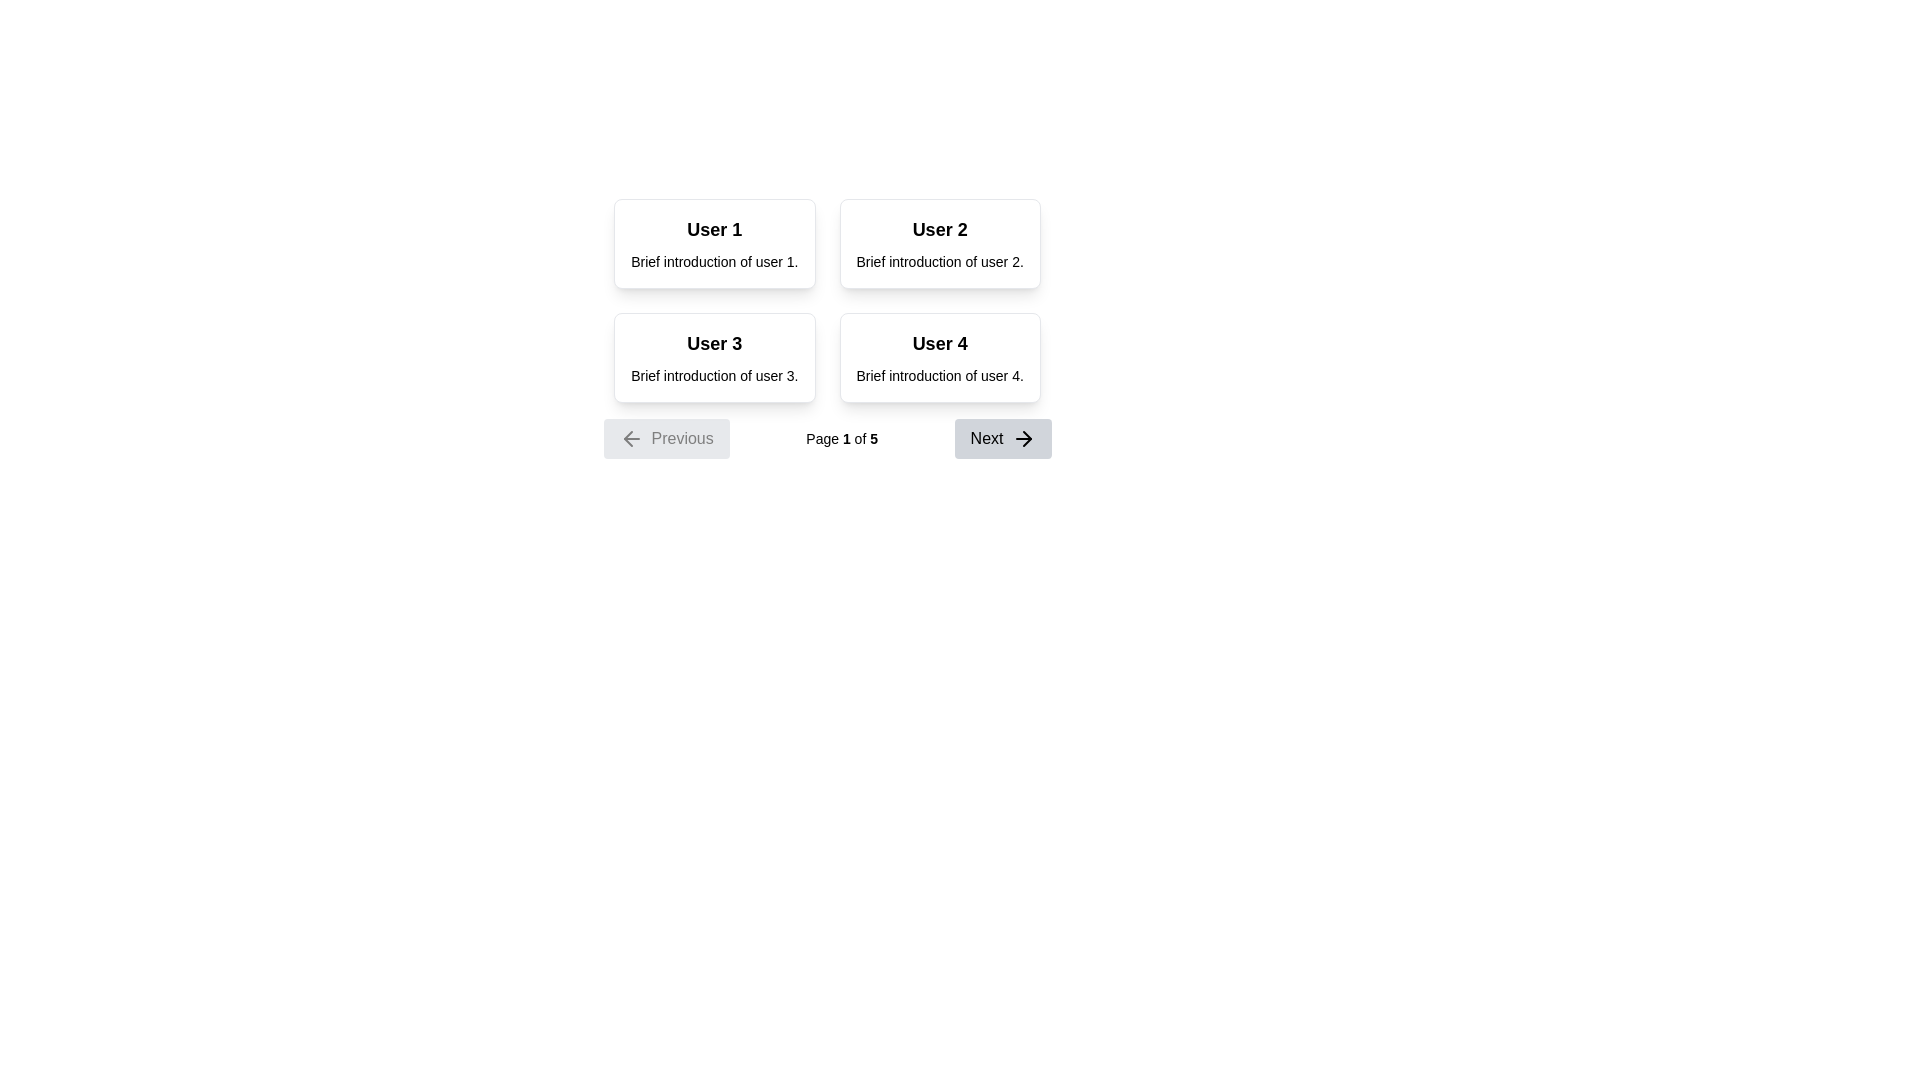 This screenshot has height=1080, width=1920. Describe the element at coordinates (1023, 438) in the screenshot. I see `the right-pointing arrow icon that is part of the 'Next' button located near the bottom right corner of the content window` at that location.